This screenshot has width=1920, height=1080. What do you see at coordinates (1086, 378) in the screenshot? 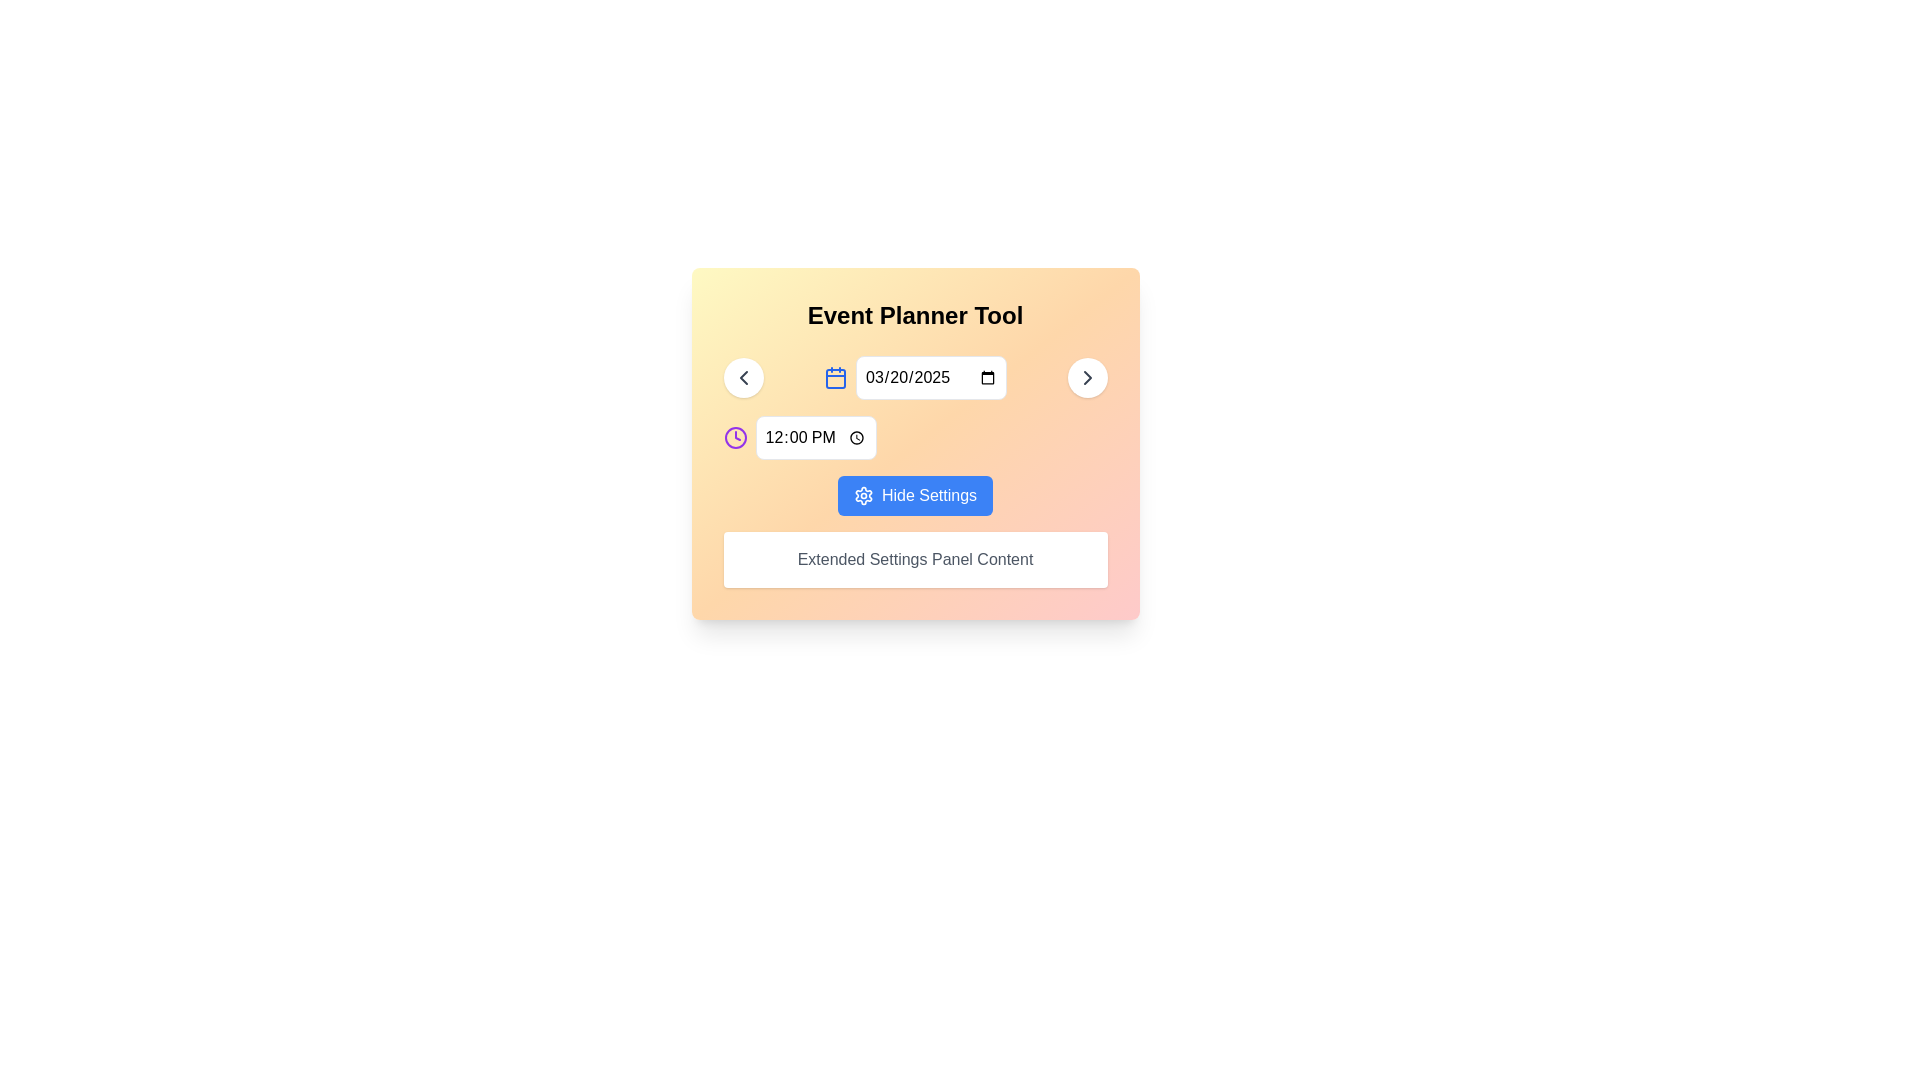
I see `the SVG icon located in the circular button at the top-right quadrant of the application interface` at bounding box center [1086, 378].